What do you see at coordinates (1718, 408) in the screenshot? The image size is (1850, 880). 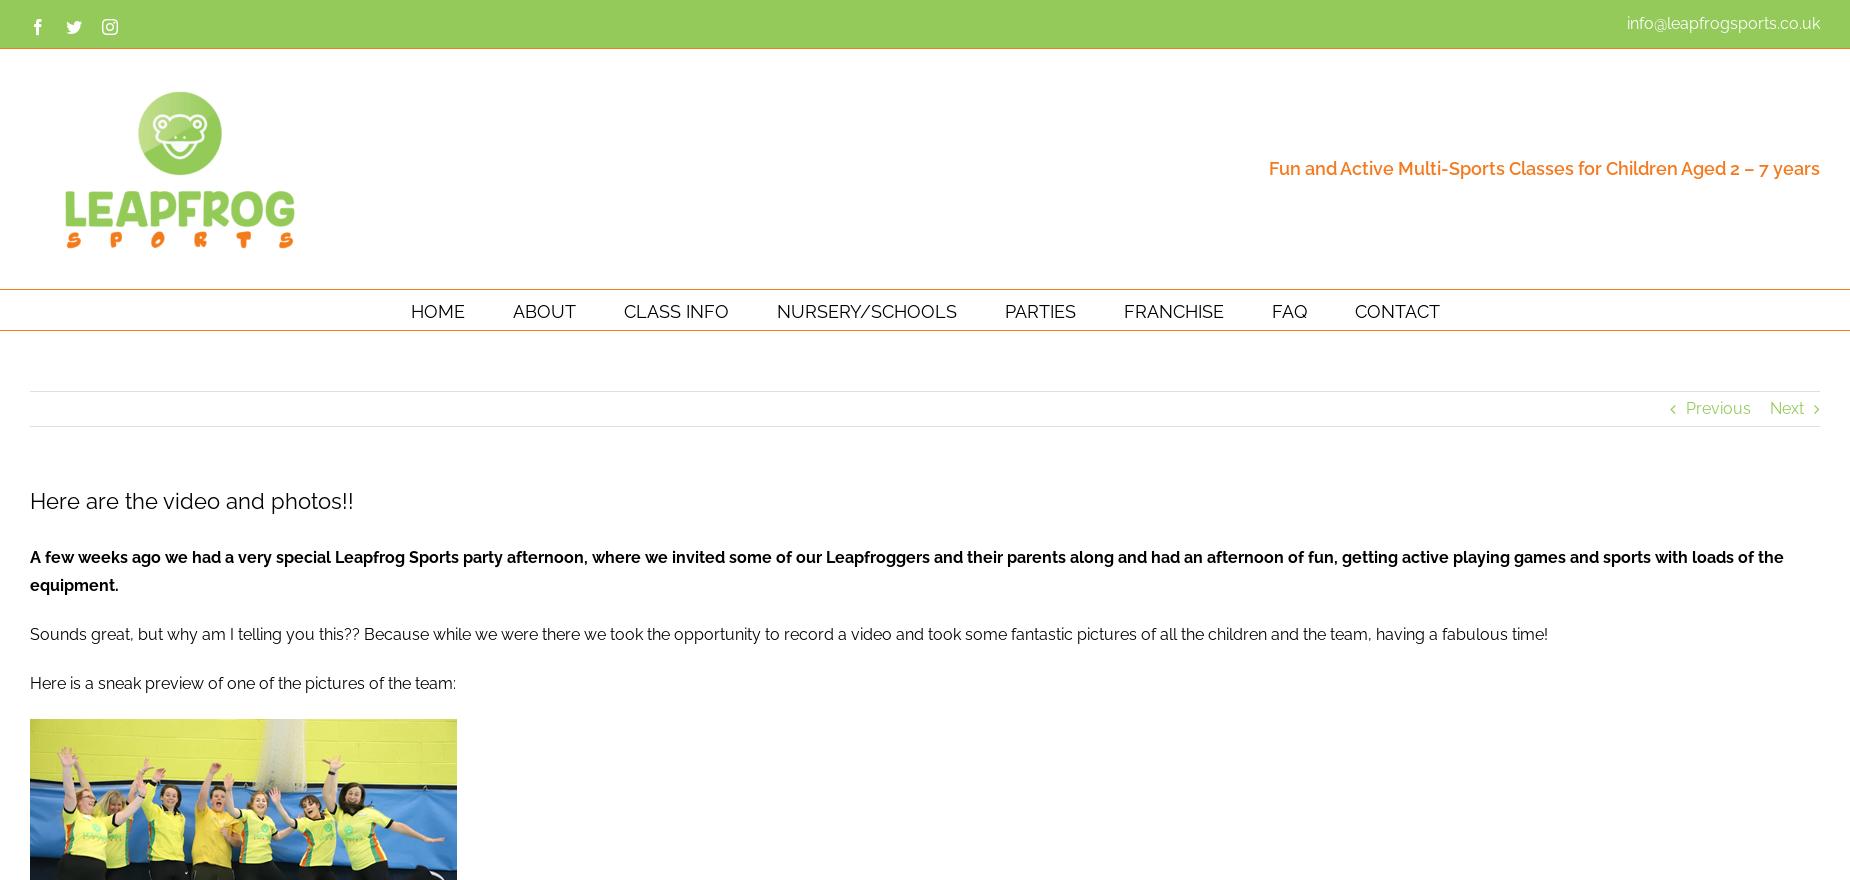 I see `'Previous'` at bounding box center [1718, 408].